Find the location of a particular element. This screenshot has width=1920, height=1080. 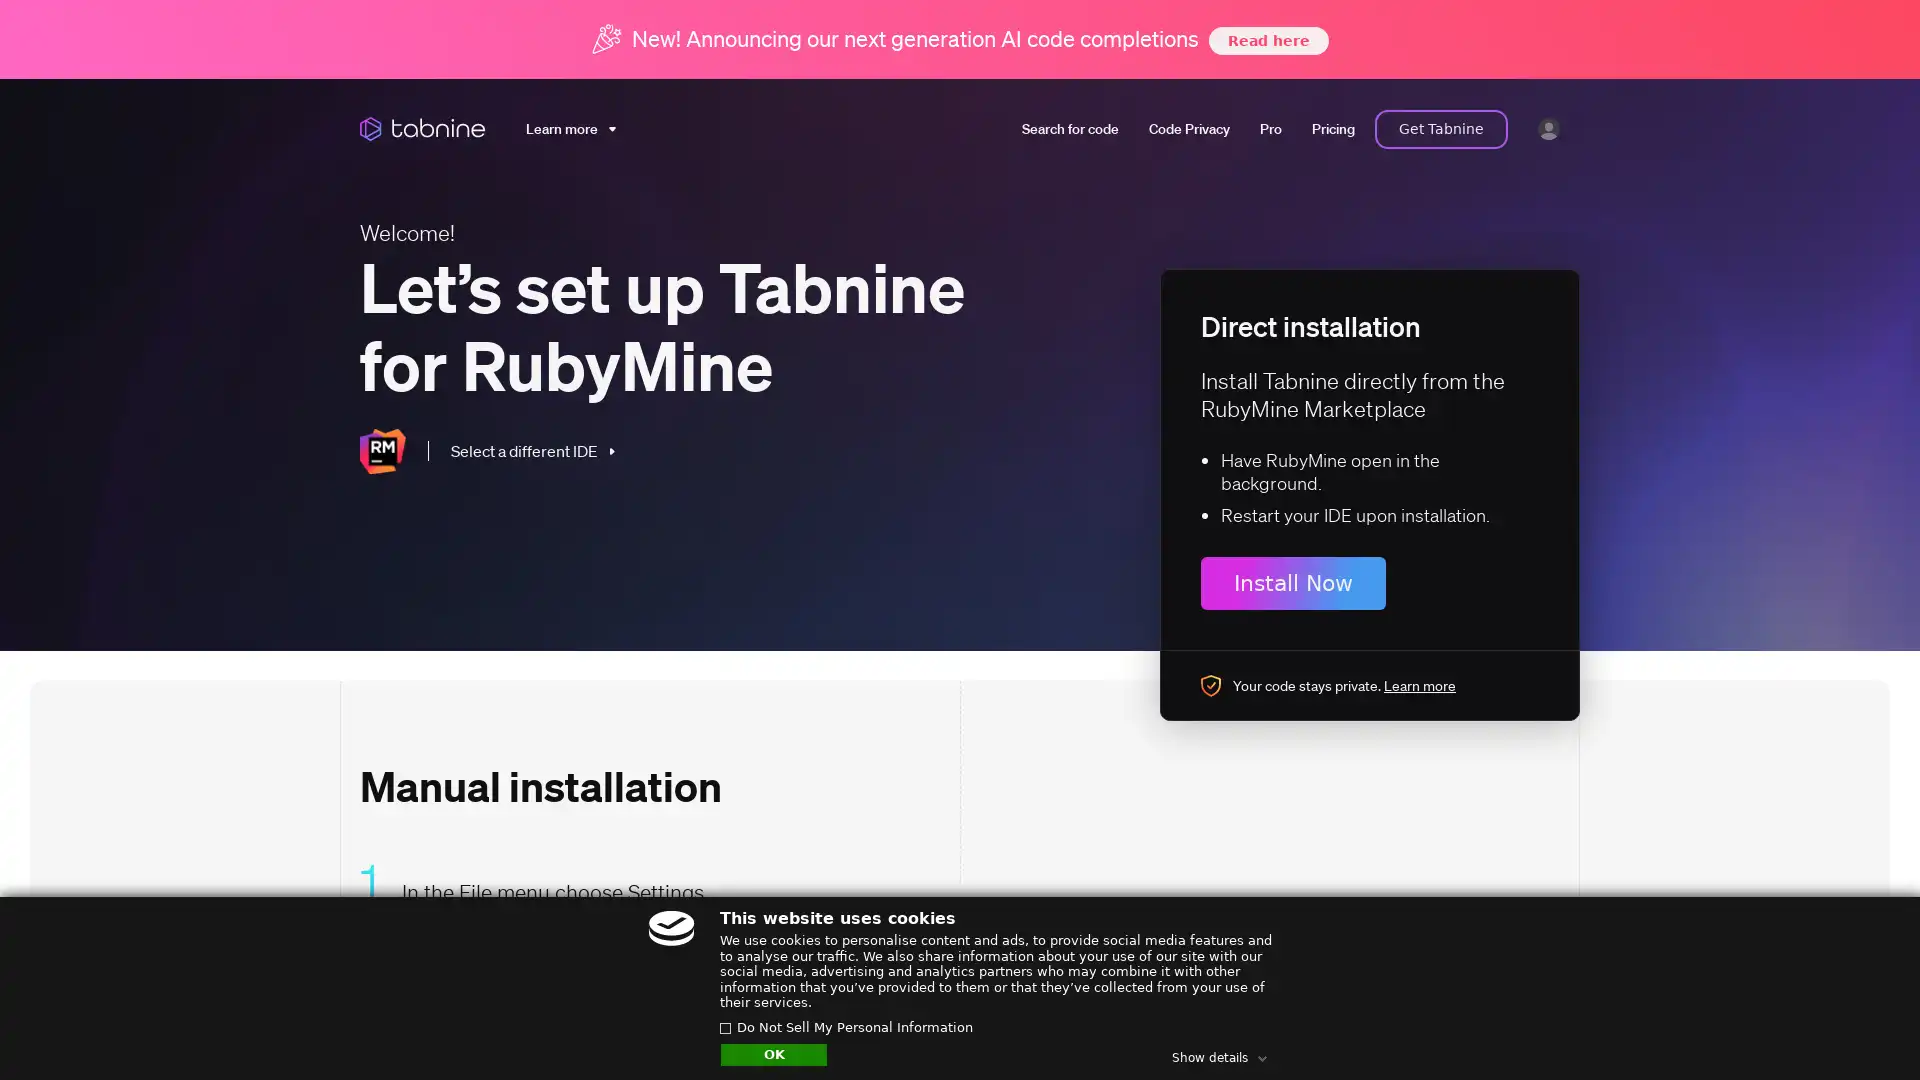

Read here is located at coordinates (1266, 39).